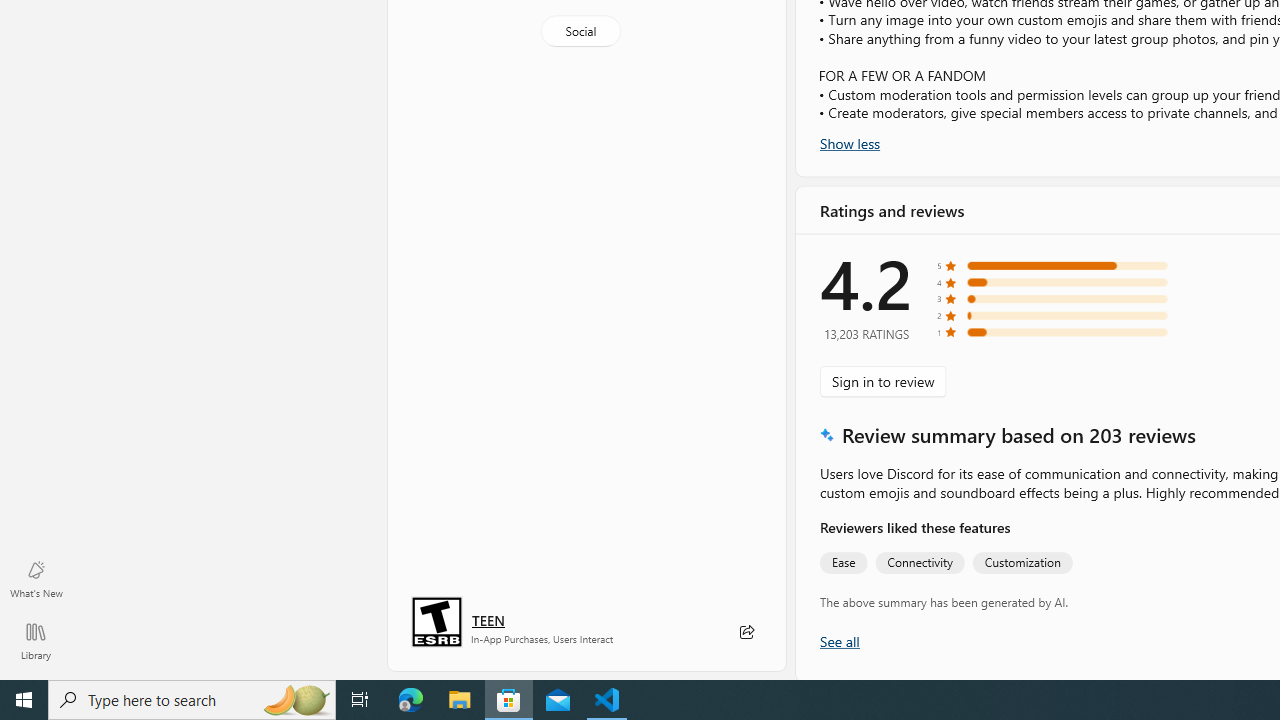 This screenshot has height=720, width=1280. What do you see at coordinates (35, 640) in the screenshot?
I see `'Library'` at bounding box center [35, 640].